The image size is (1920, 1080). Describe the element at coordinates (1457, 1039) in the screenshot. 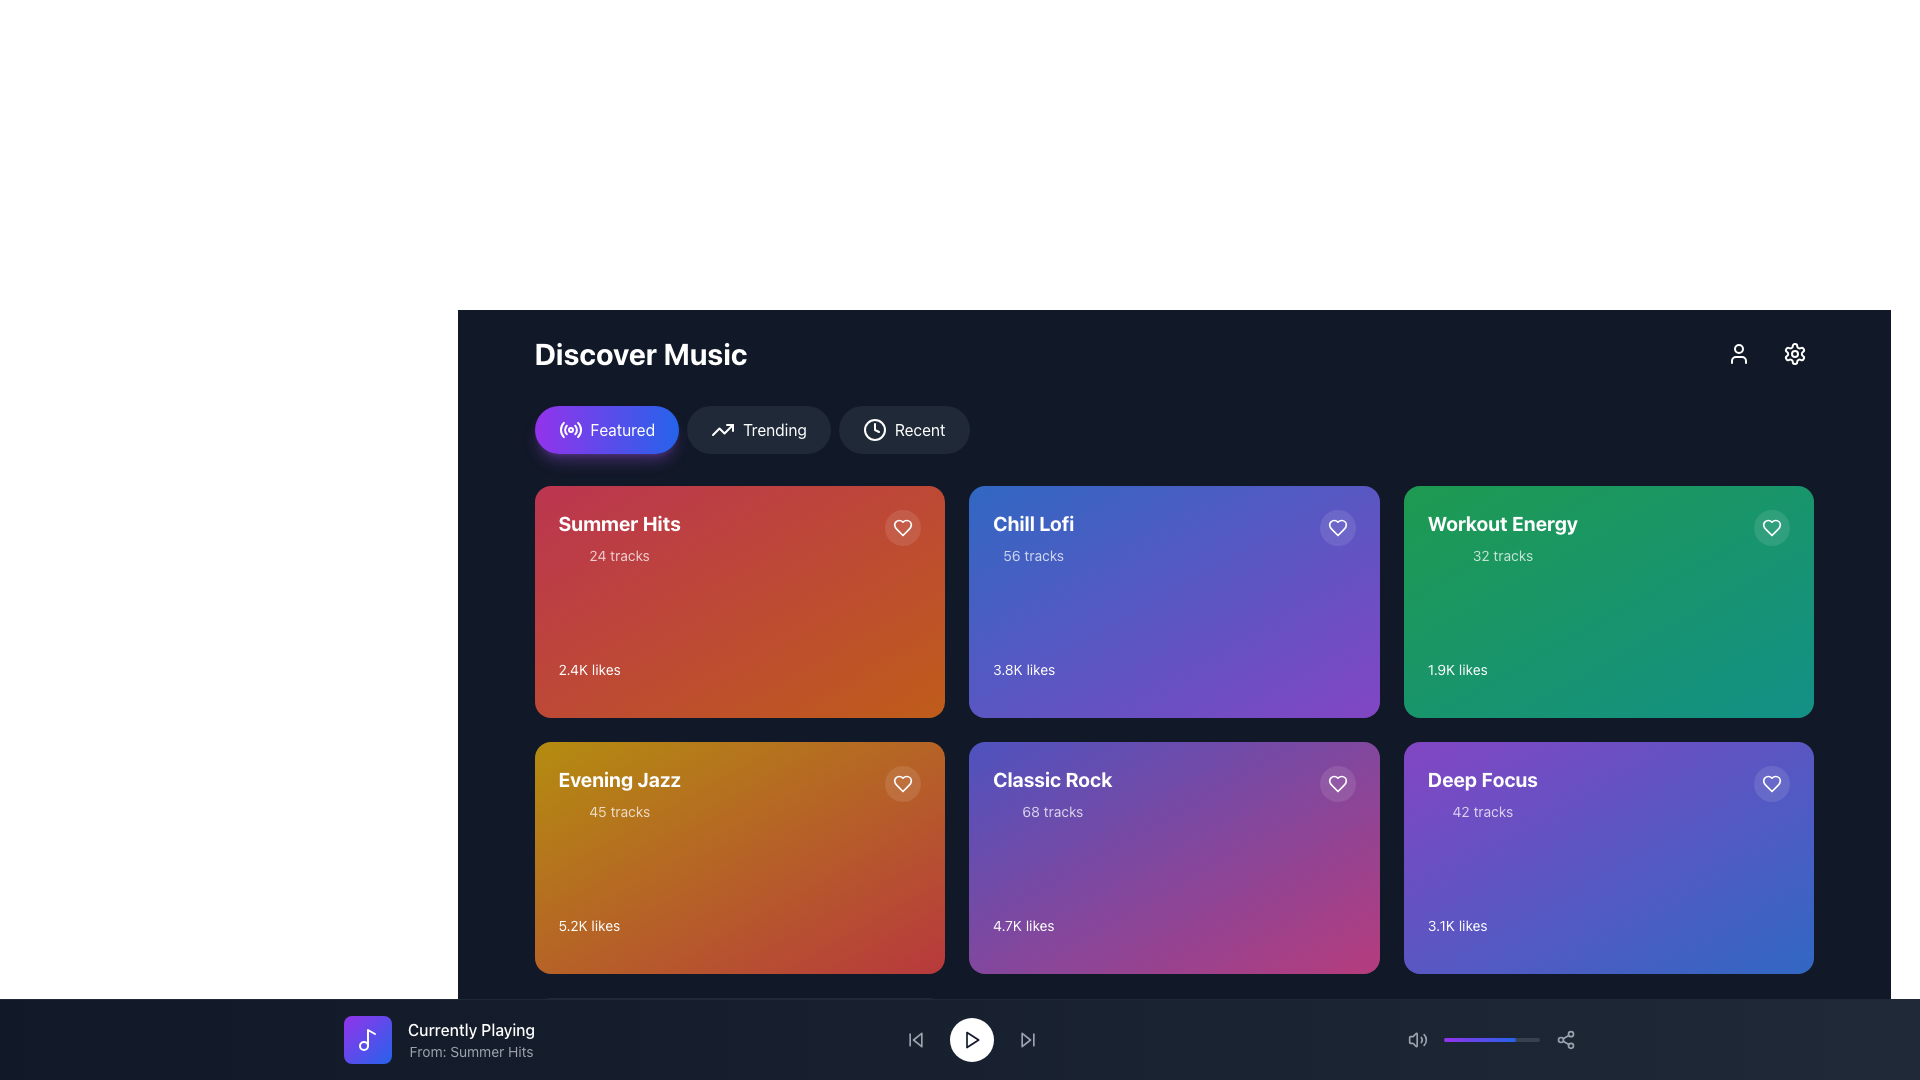

I see `volume level` at that location.